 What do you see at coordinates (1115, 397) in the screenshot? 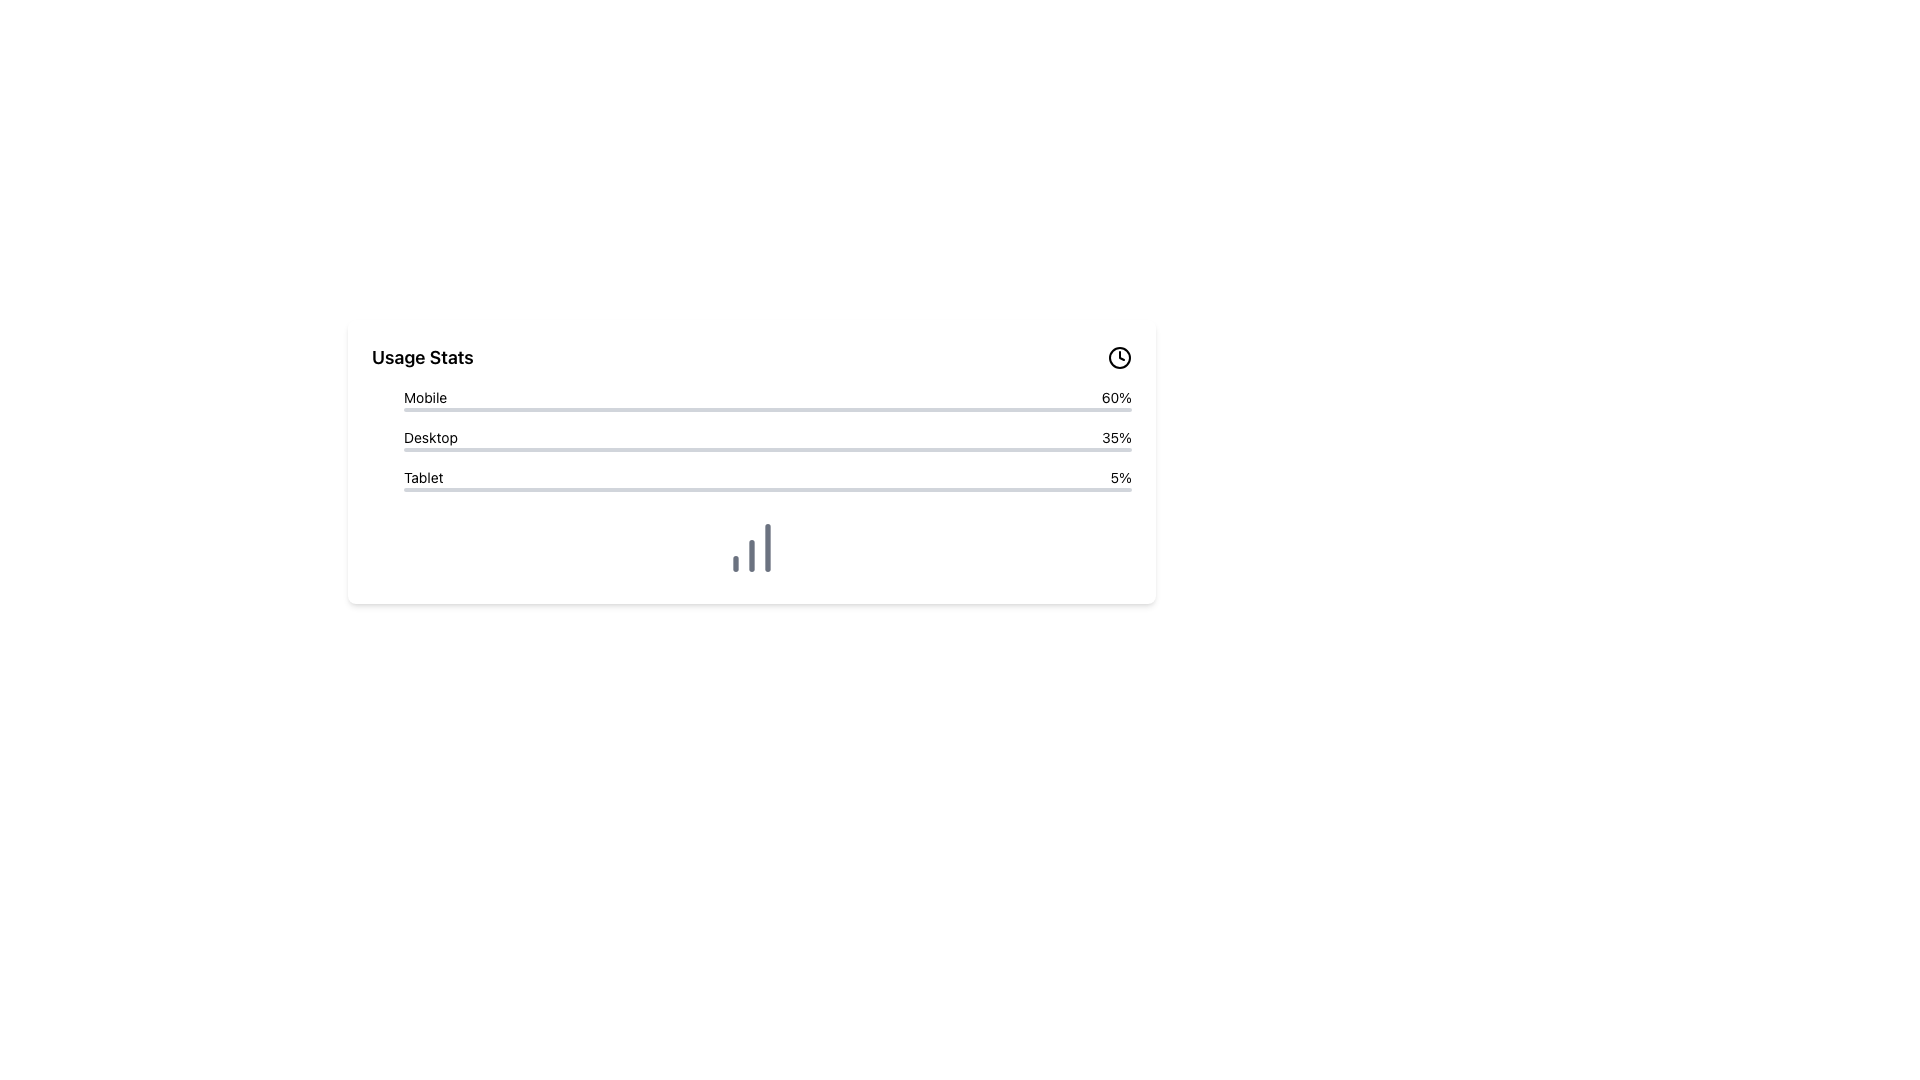
I see `the text display element showing '60%' which is styled in bold and aligned horizontally with the 'Mobile' label` at bounding box center [1115, 397].